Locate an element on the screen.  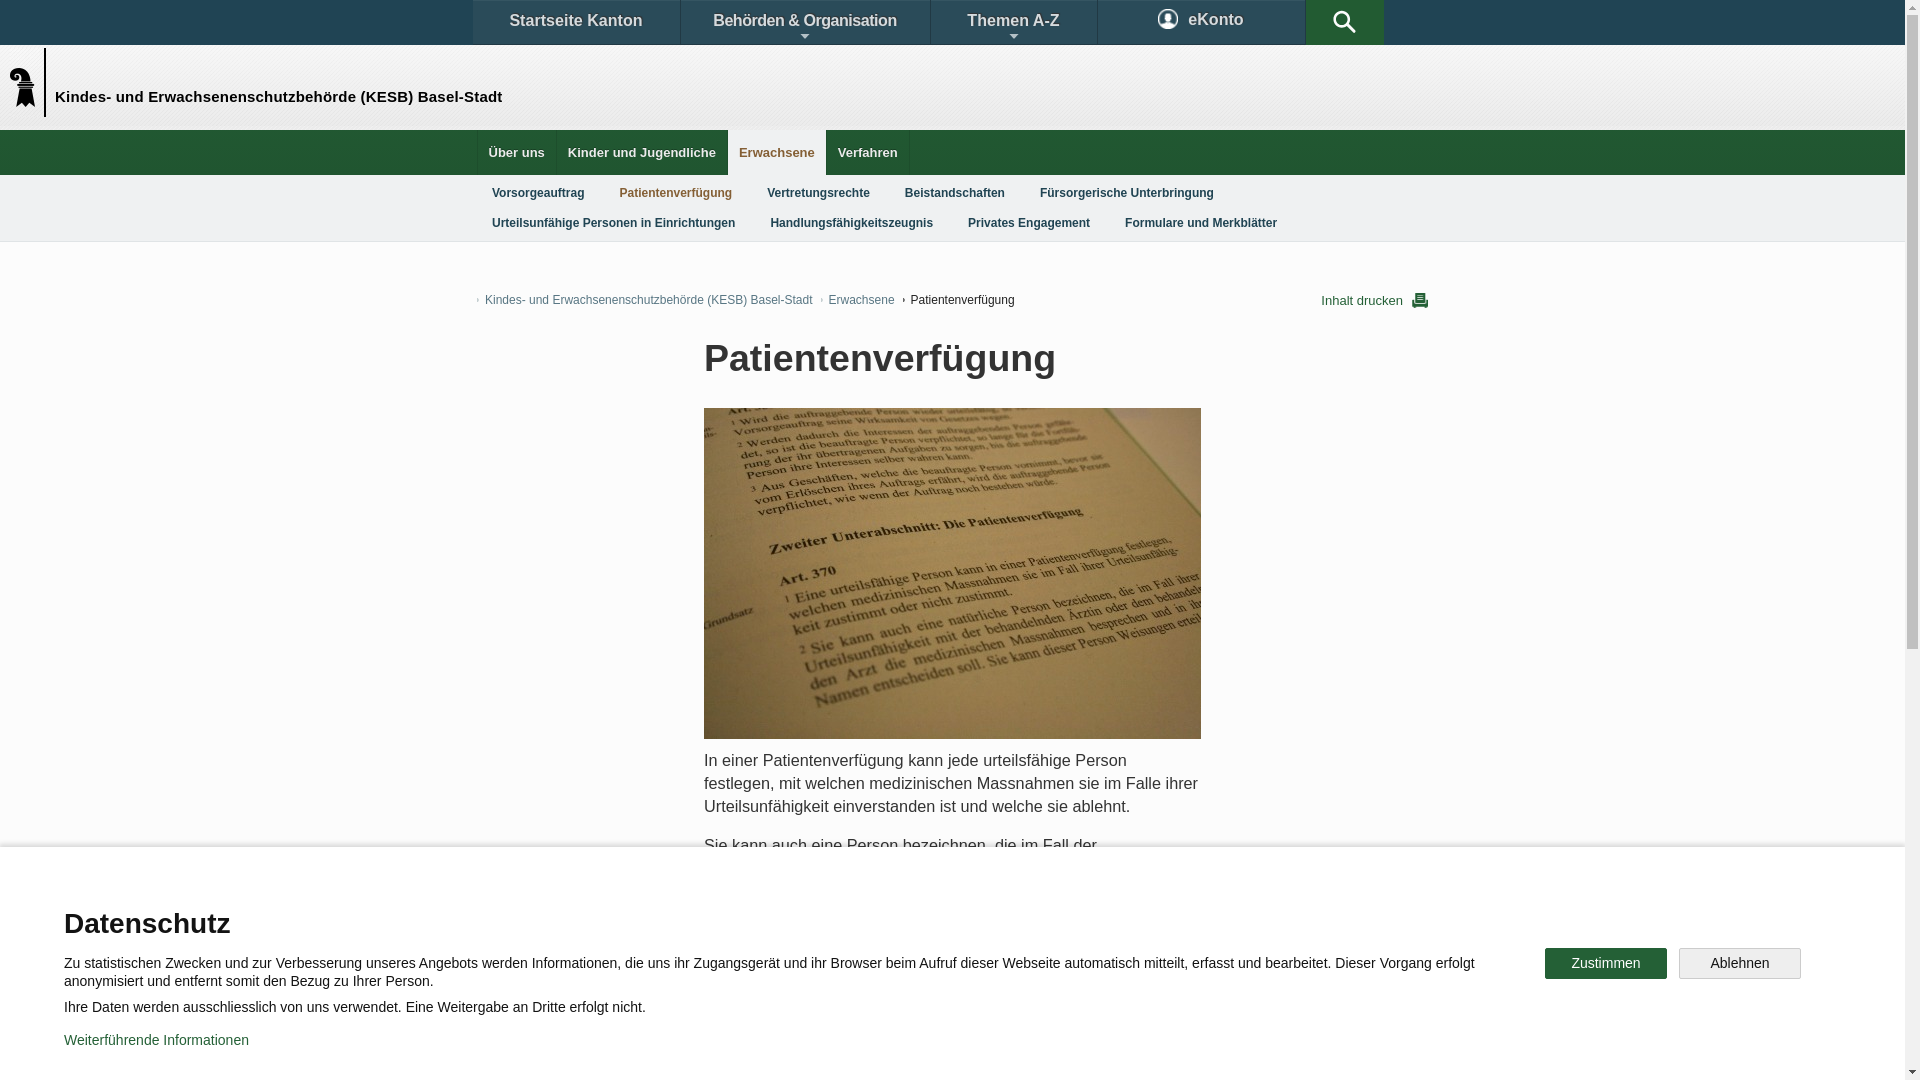
'Beistandschaften' is located at coordinates (888, 192).